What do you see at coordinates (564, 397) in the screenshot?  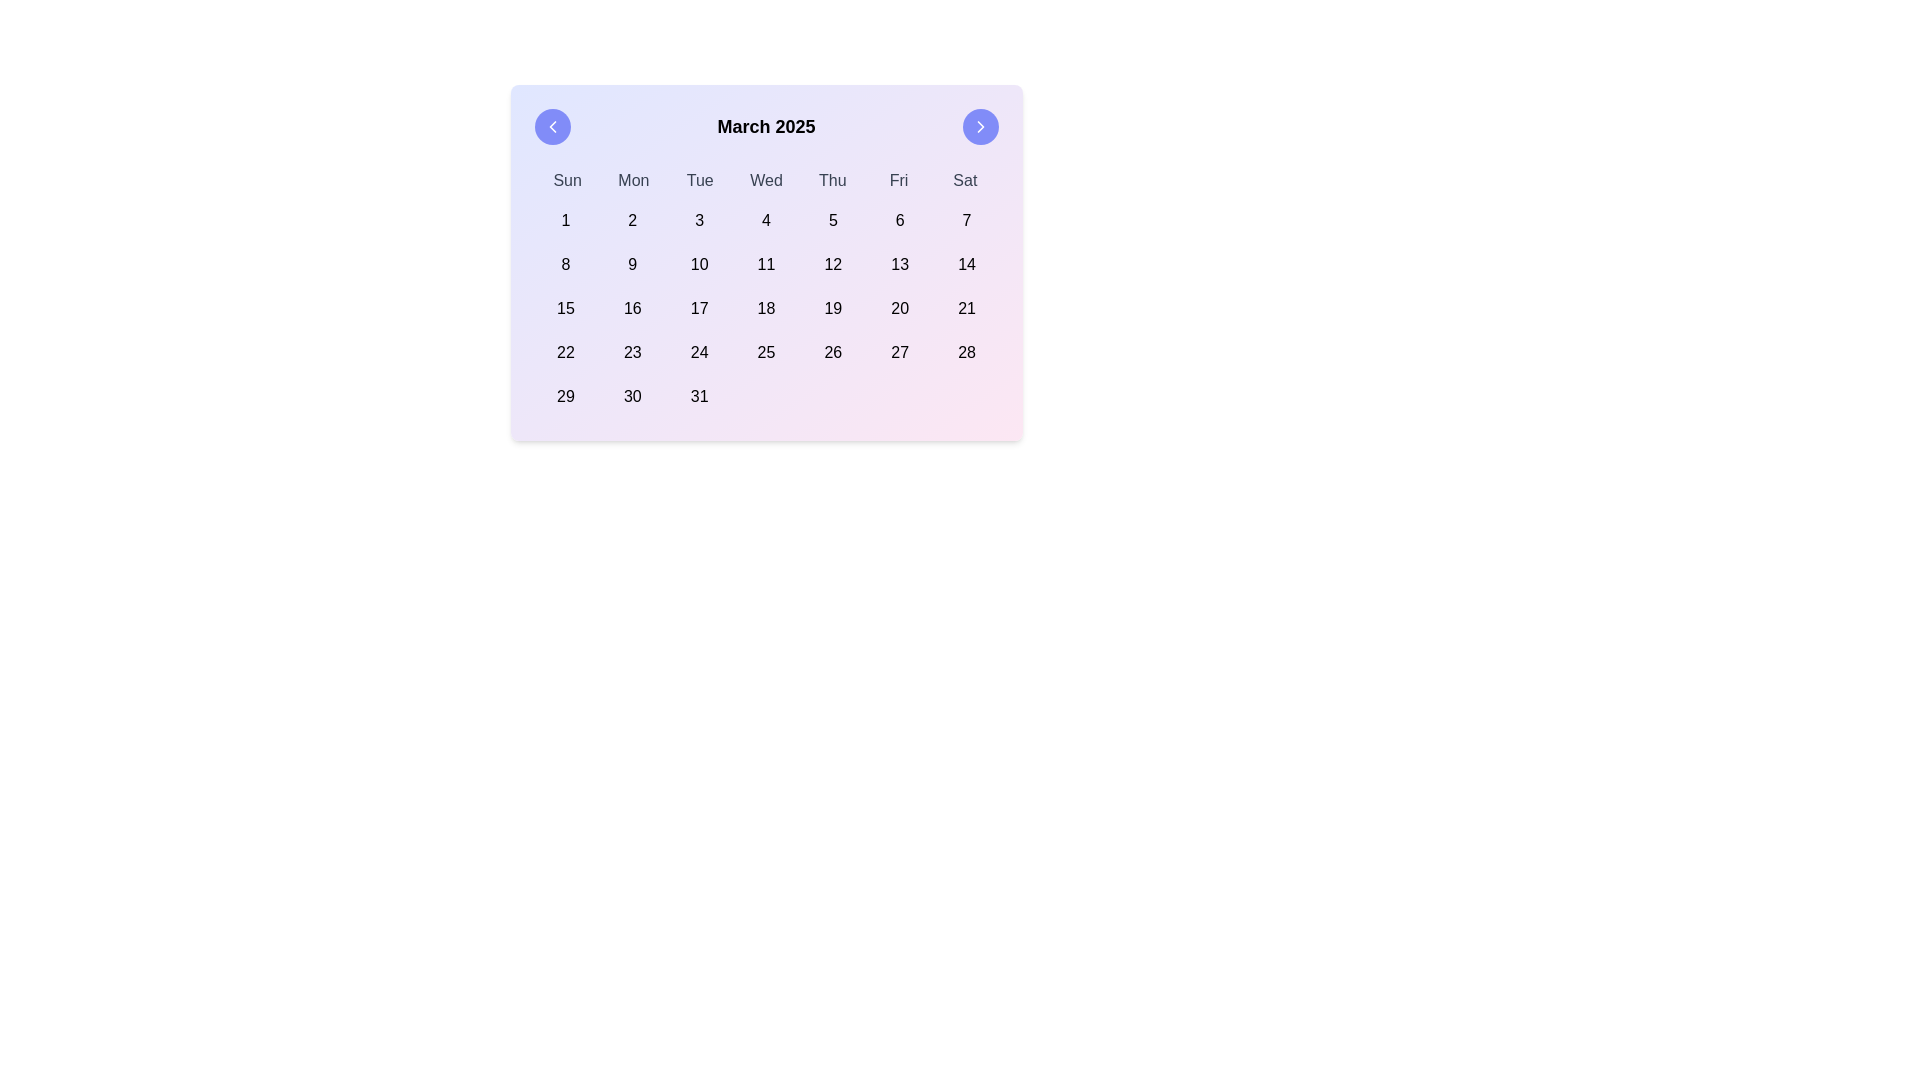 I see `the clickable calendar date cell with a light purple background located at the bottom-left cell of the grid, which is the 29th item` at bounding box center [564, 397].